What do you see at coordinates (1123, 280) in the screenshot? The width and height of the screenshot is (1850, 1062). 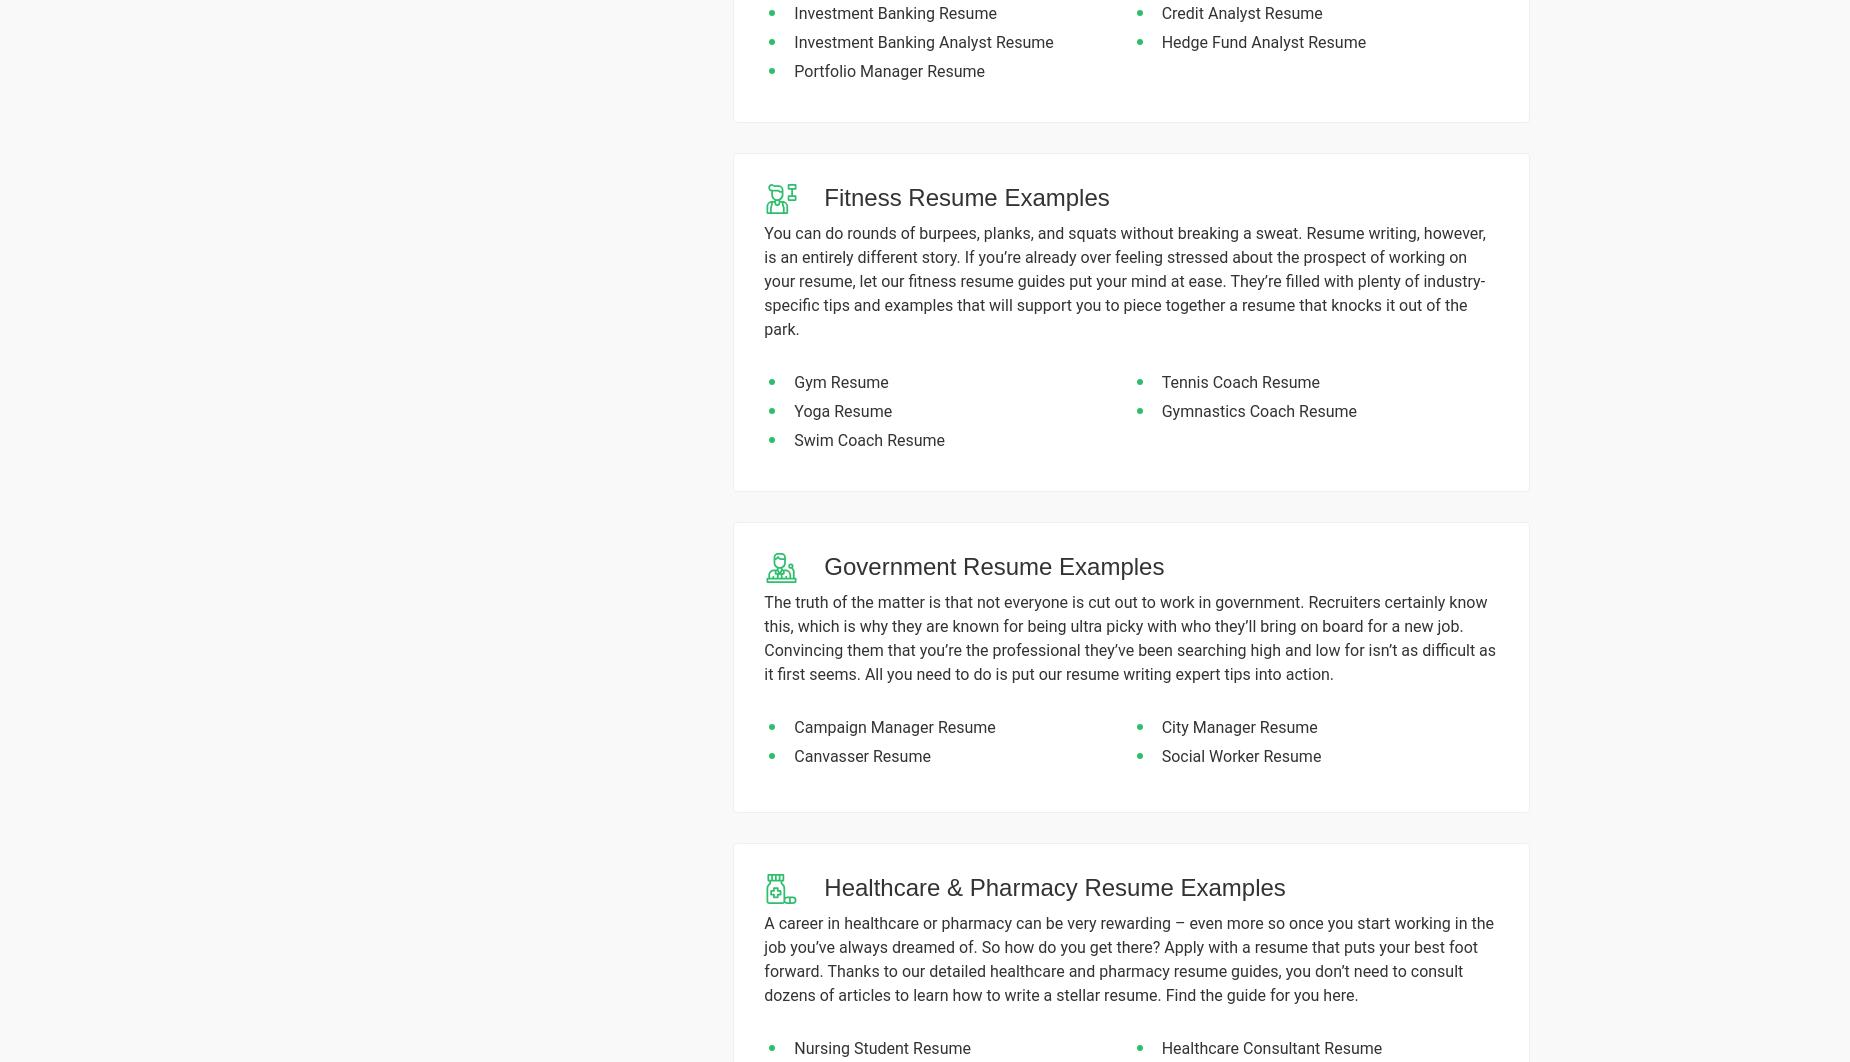 I see `'You can do rounds of burpees, planks, and squats without breaking a sweat. Resume writing, however, is an entirely different story. If you’re already over feeling stressed about the prospect of working on your resume, let our fitness resume guides put your mind at ease. They’re filled with plenty of industry-specific tips and examples that will support you to piece together a resume that knocks it out of the park.'` at bounding box center [1123, 280].